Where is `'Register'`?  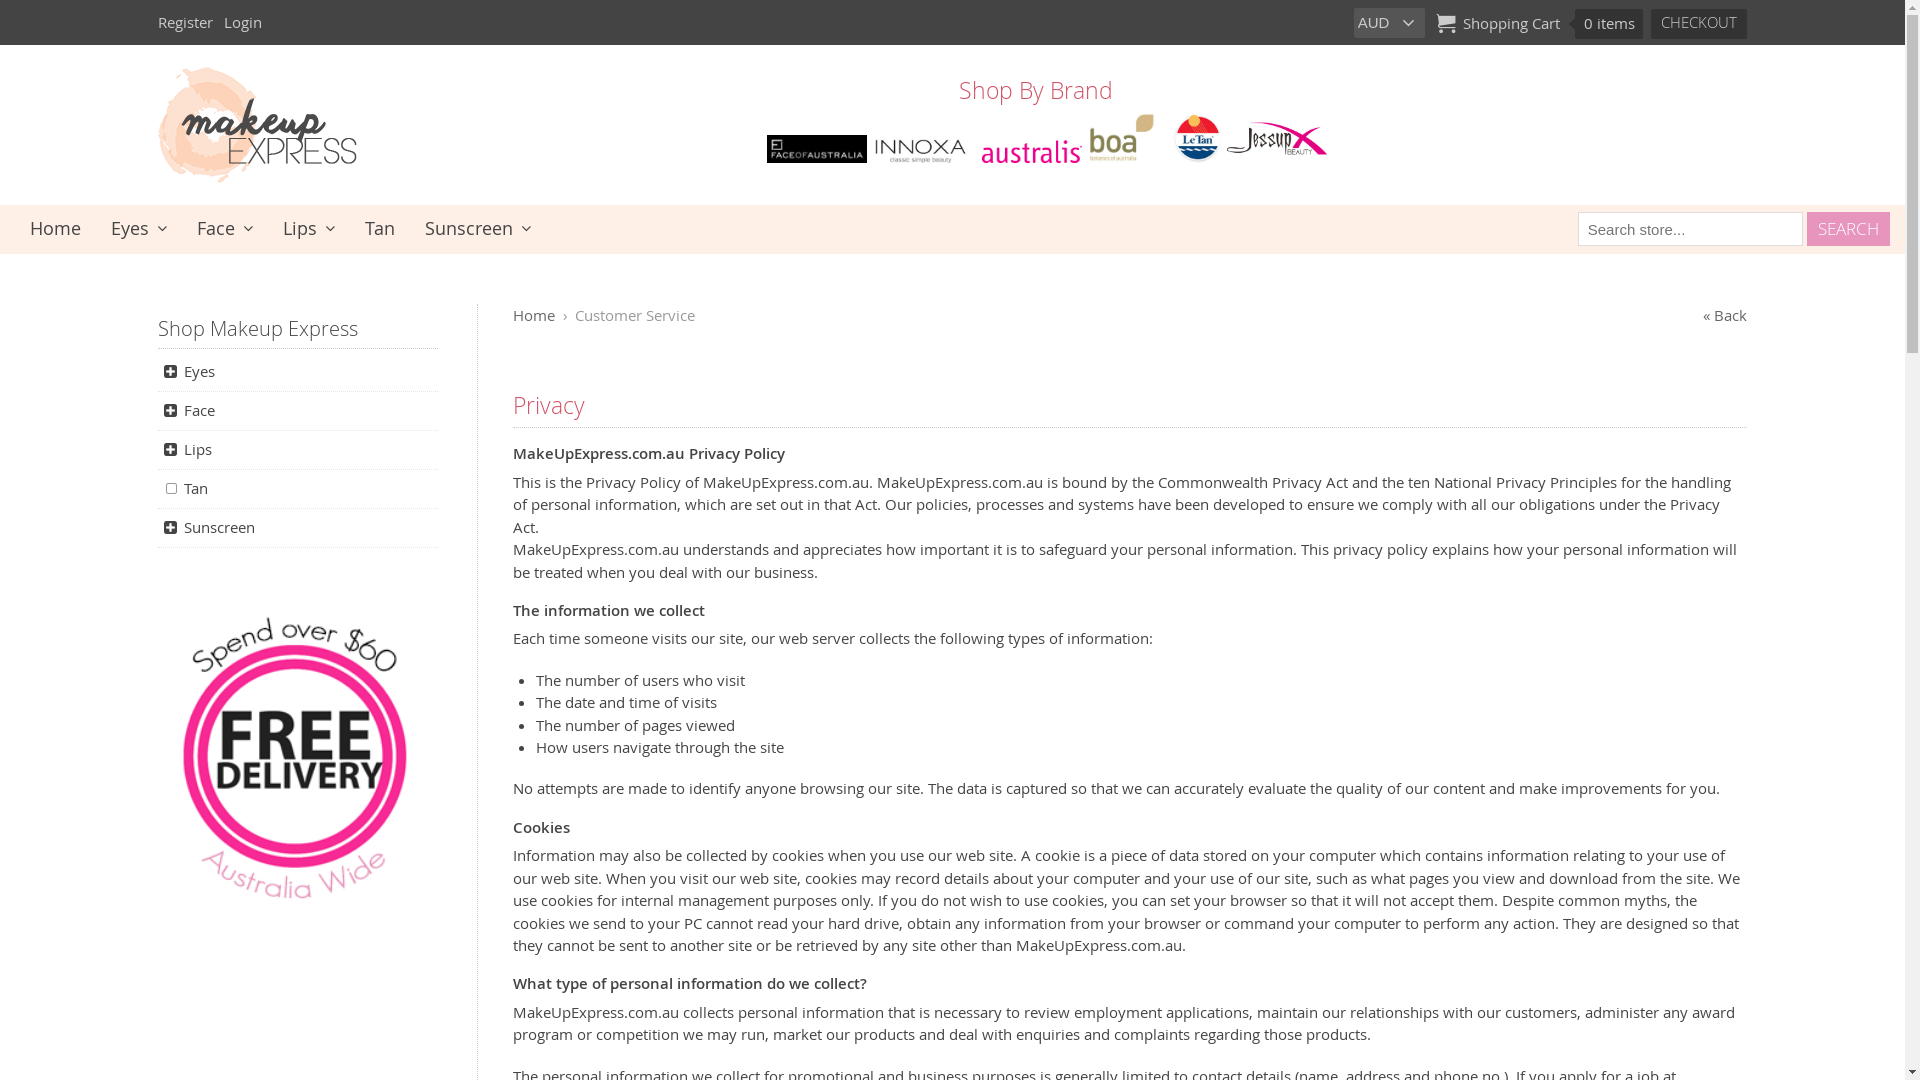
'Register' is located at coordinates (187, 22).